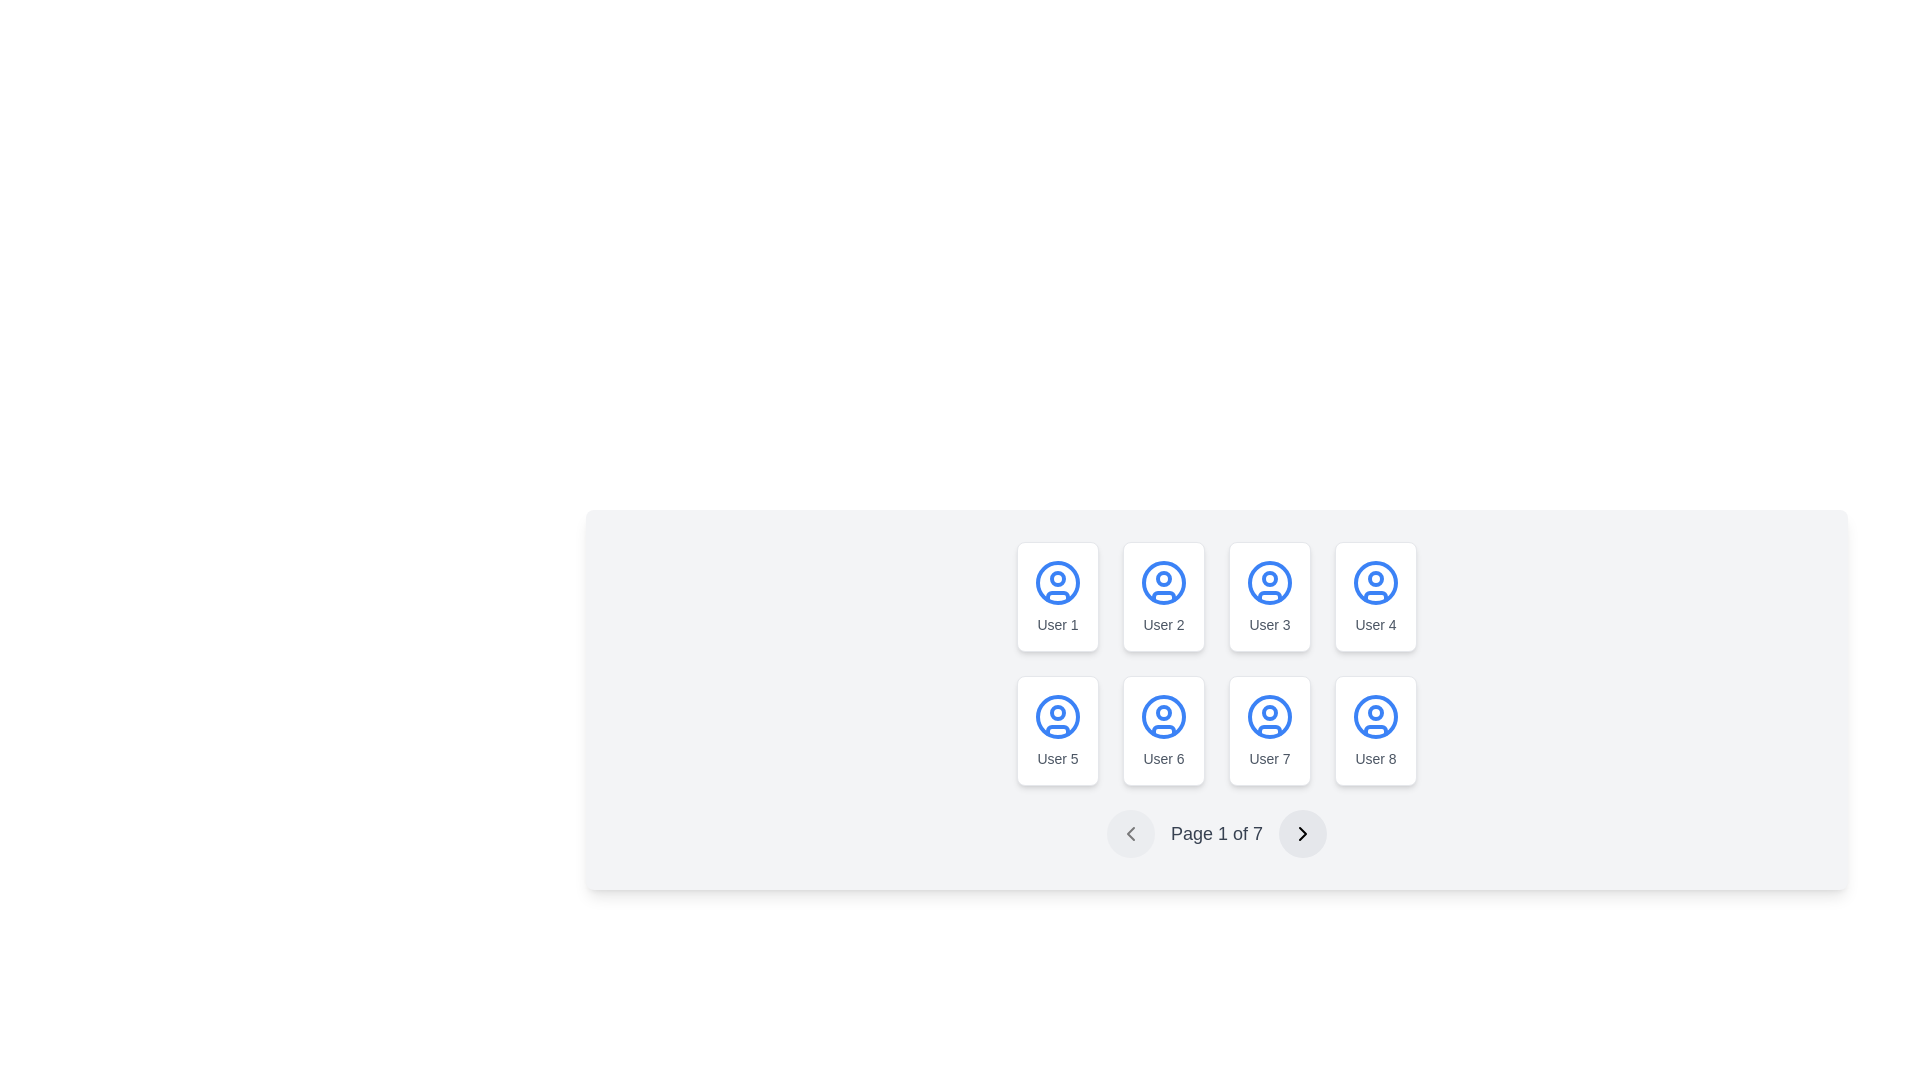  What do you see at coordinates (1303, 833) in the screenshot?
I see `the 'next page' button, which is a chevron icon located in the lower-right section of the interface` at bounding box center [1303, 833].